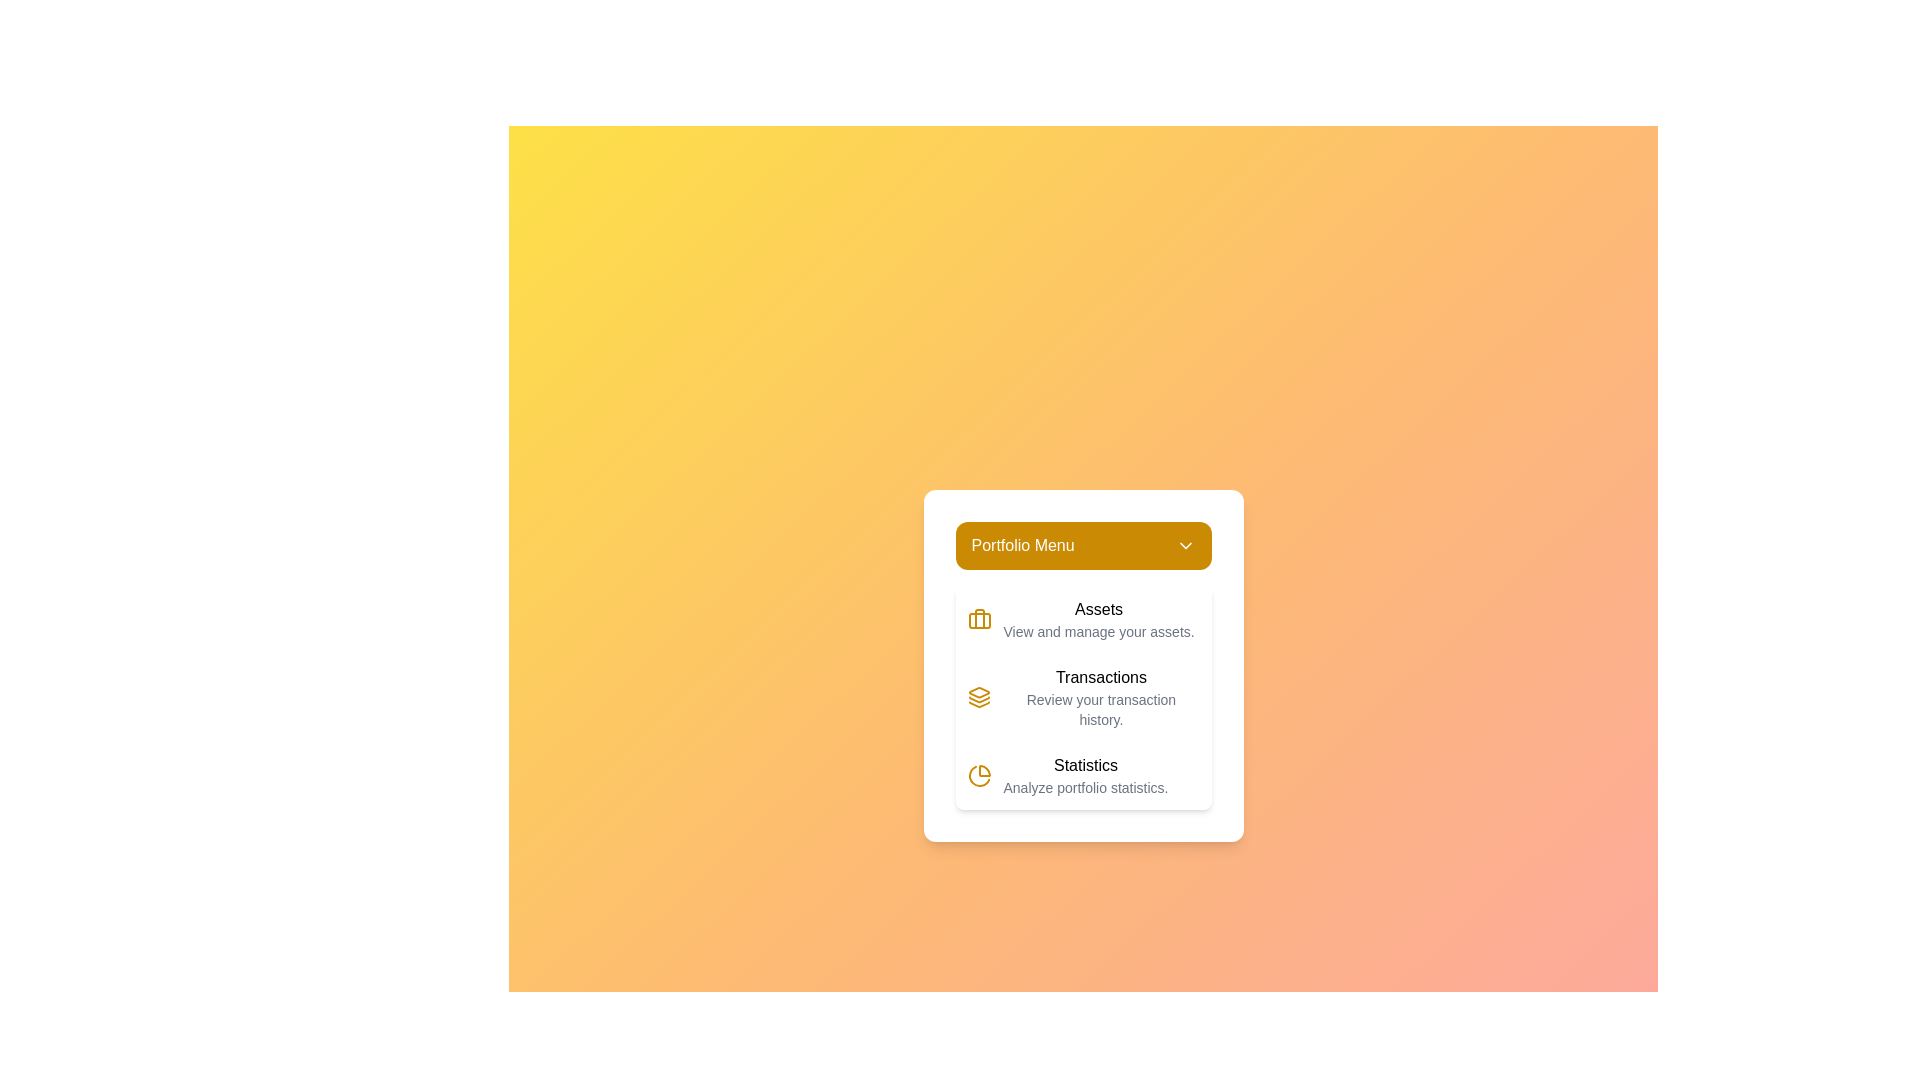 This screenshot has height=1080, width=1920. I want to click on the menu option Transactions from the PortfolioManagerMenu dropdown, so click(1082, 697).